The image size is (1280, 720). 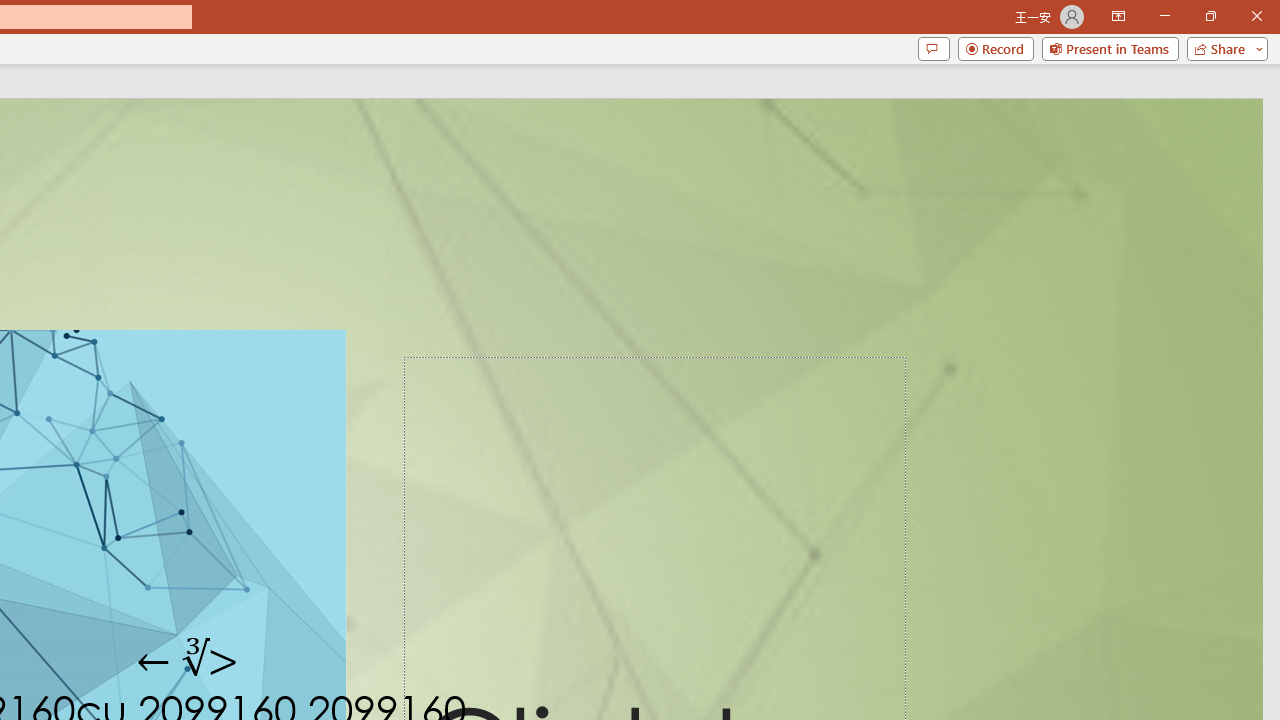 What do you see at coordinates (1117, 16) in the screenshot?
I see `'Ribbon Display Options'` at bounding box center [1117, 16].